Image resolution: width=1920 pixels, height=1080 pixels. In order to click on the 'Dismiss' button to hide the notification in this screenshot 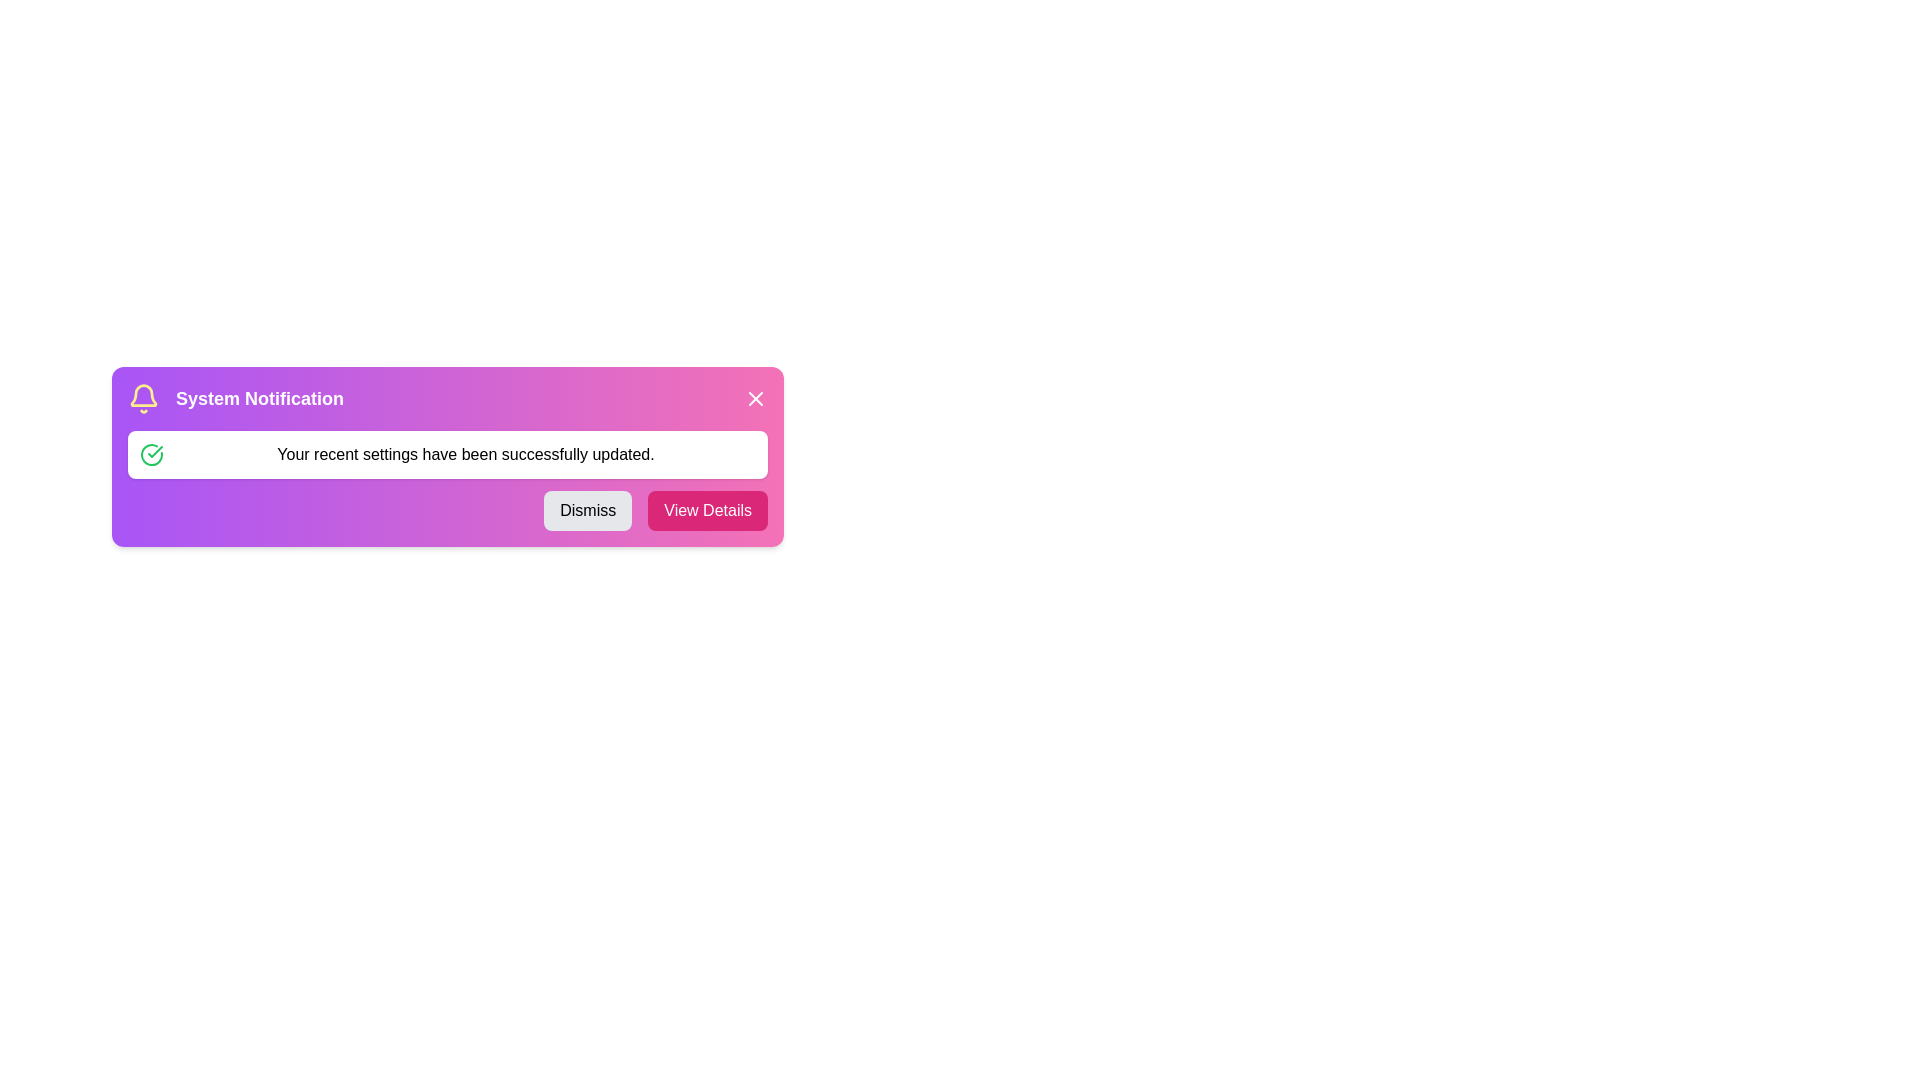, I will do `click(587, 509)`.